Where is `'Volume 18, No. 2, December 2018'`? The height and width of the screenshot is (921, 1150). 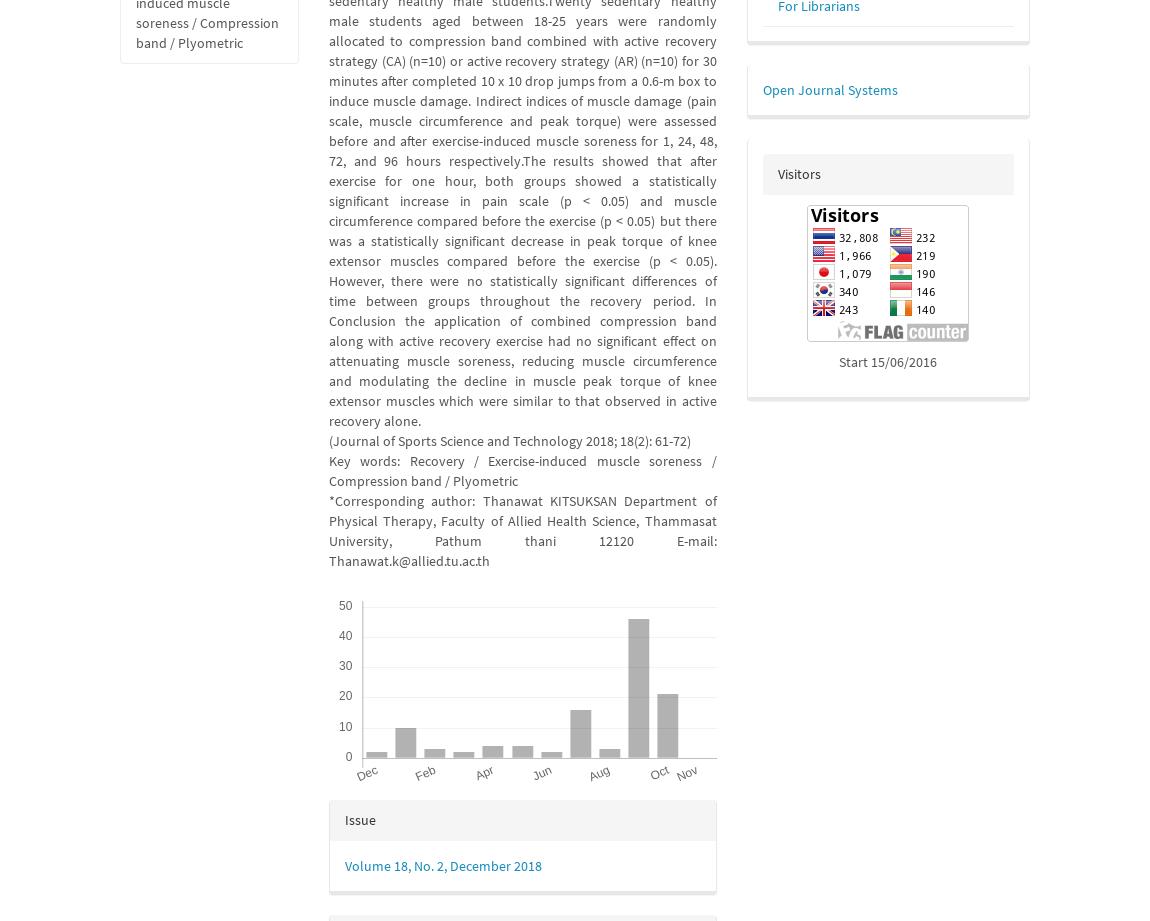
'Volume 18, No. 2, December 2018' is located at coordinates (442, 865).